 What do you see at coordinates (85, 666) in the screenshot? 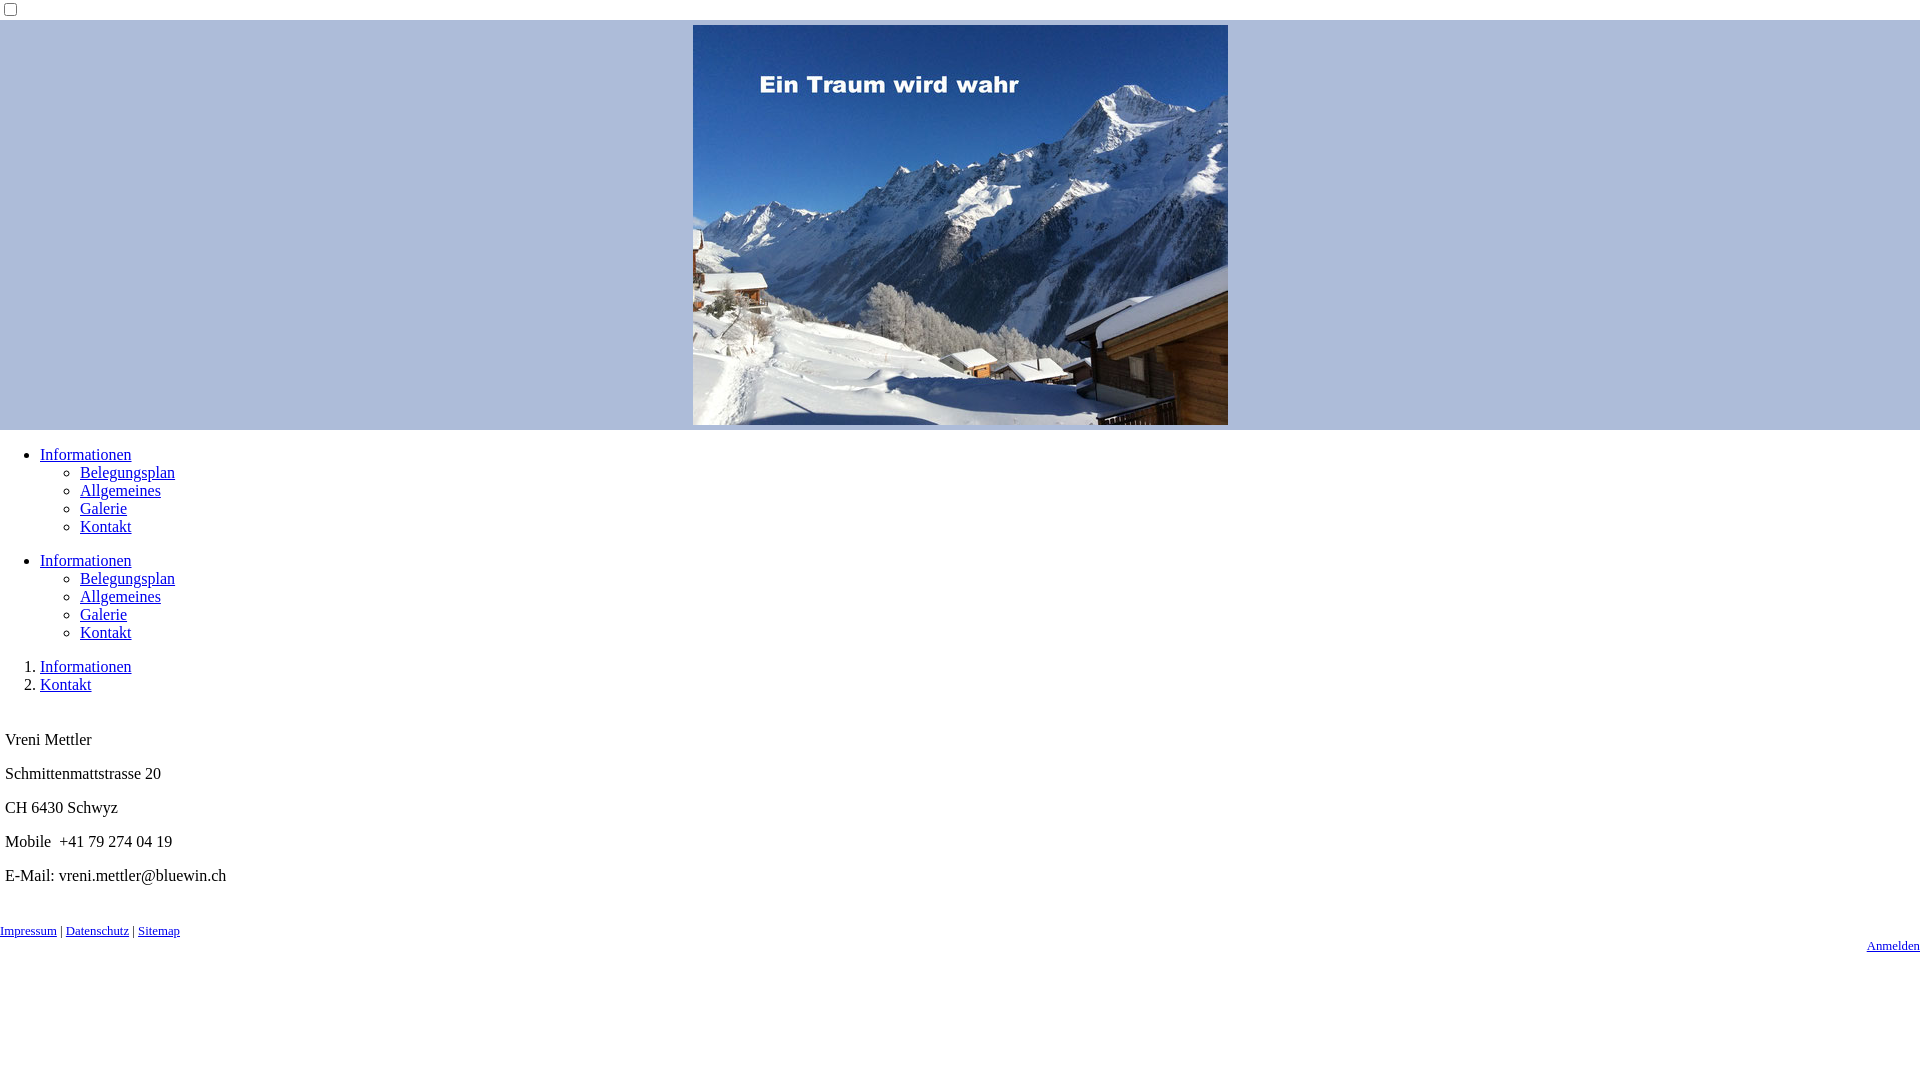
I see `'Informationen'` at bounding box center [85, 666].